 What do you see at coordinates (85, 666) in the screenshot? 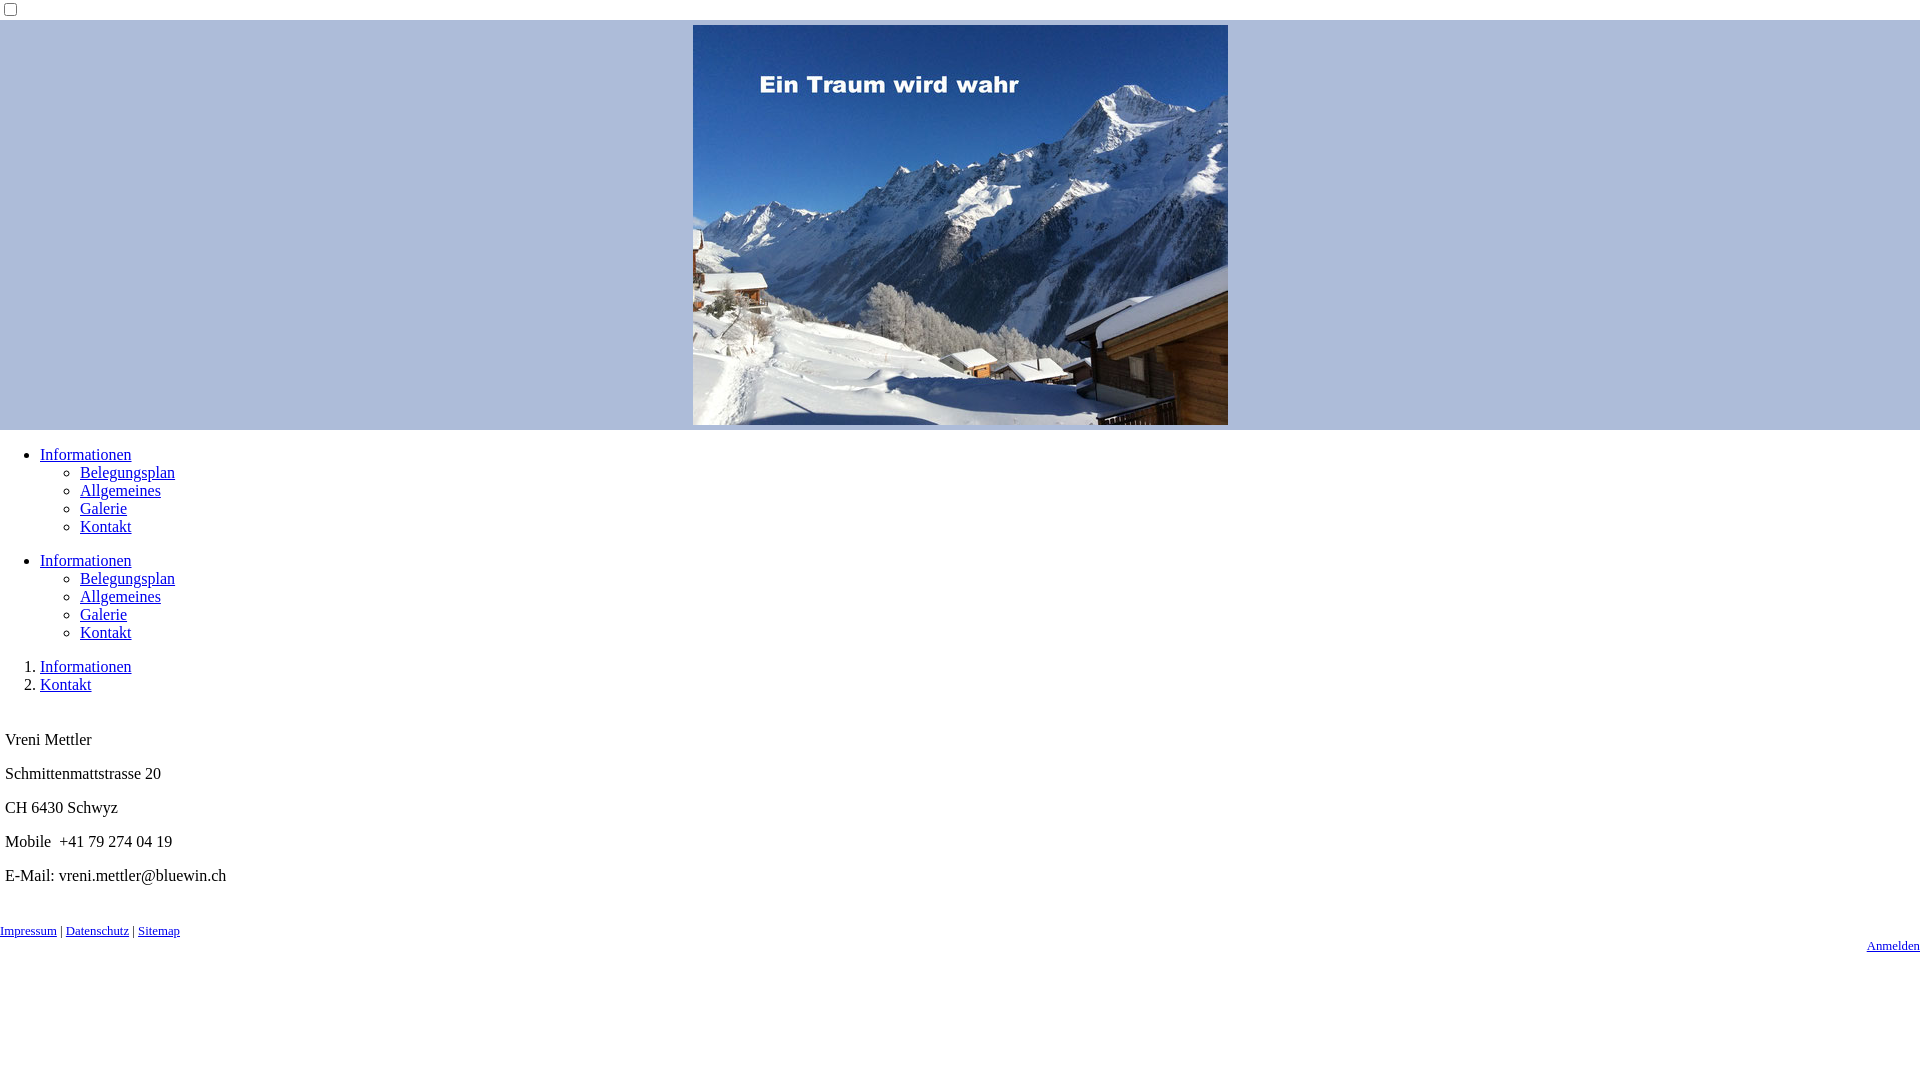
I see `'Informationen'` at bounding box center [85, 666].